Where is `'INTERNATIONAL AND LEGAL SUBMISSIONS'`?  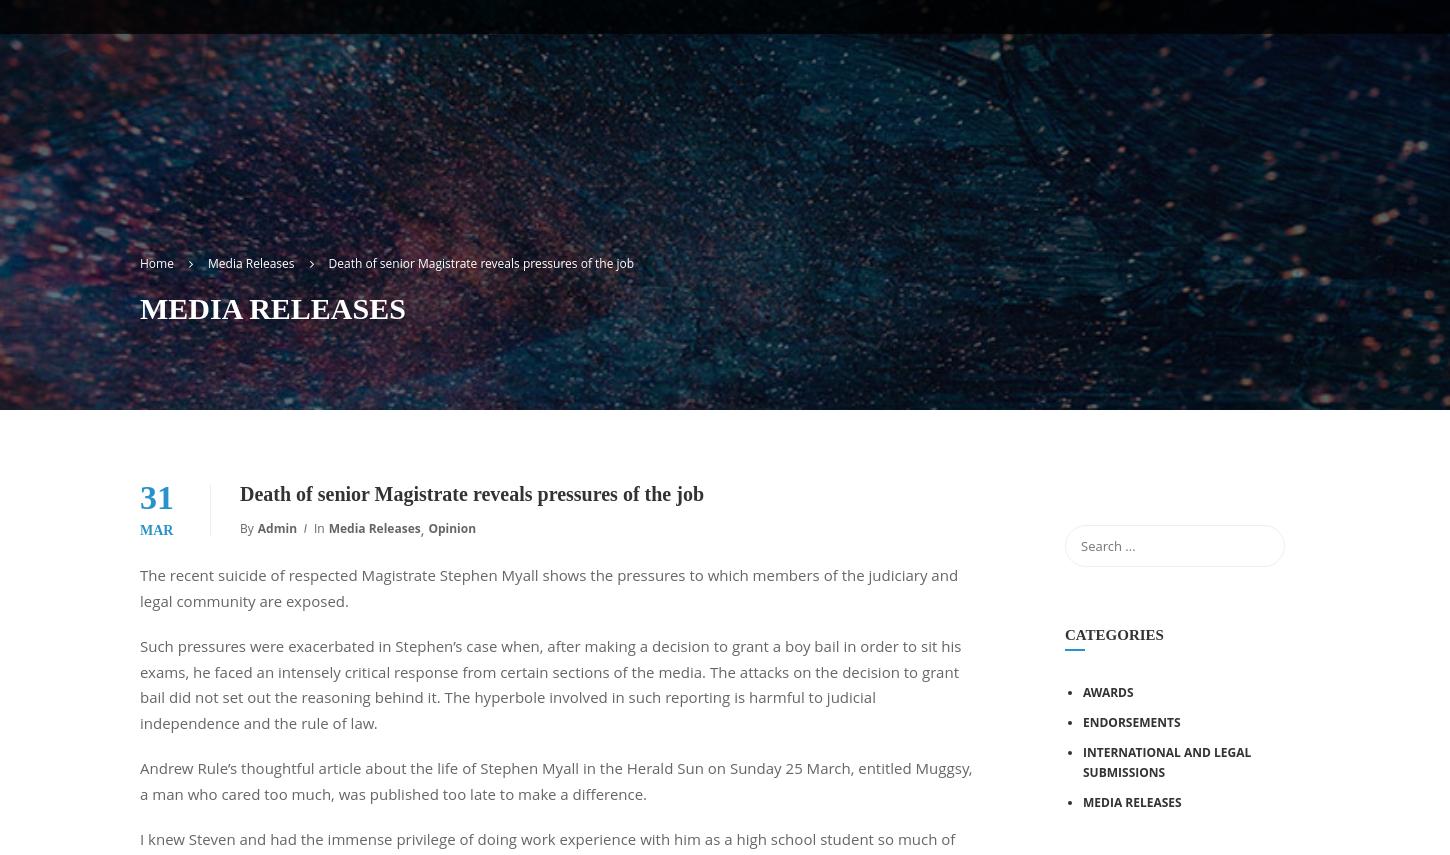 'INTERNATIONAL AND LEGAL SUBMISSIONS' is located at coordinates (1083, 761).